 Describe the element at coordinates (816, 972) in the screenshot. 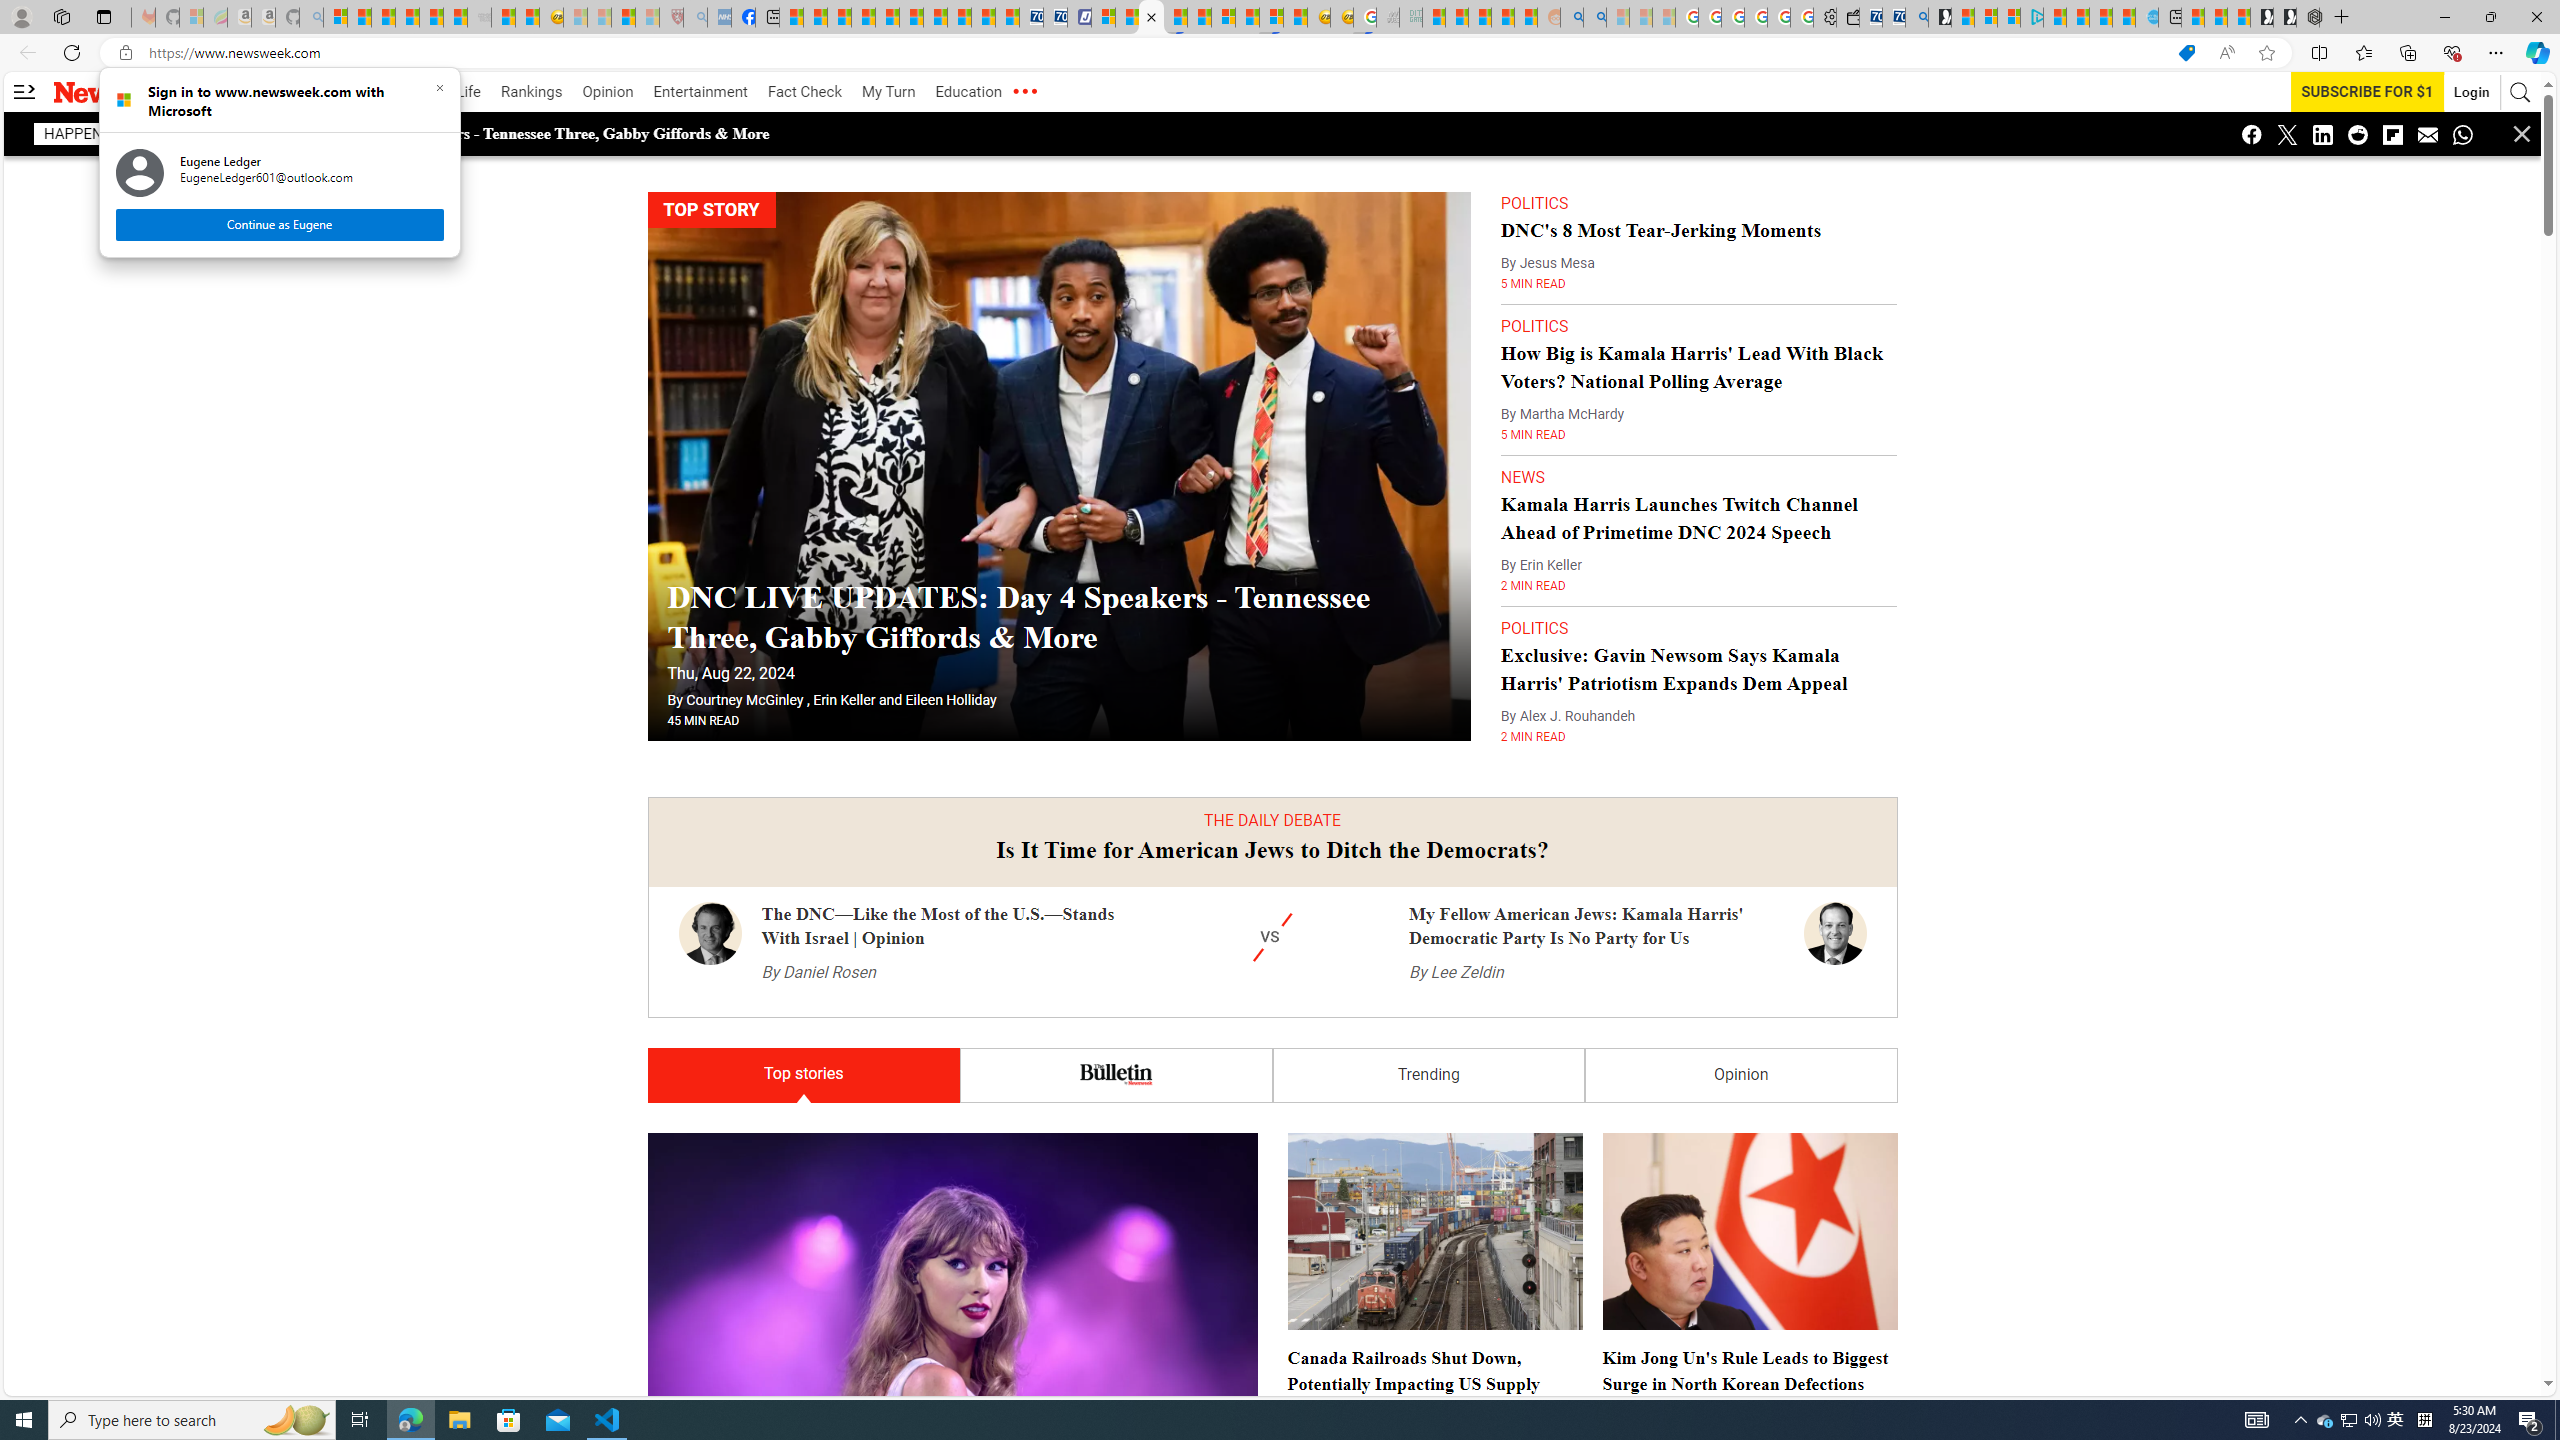

I see `'By Daniel Rosen'` at that location.